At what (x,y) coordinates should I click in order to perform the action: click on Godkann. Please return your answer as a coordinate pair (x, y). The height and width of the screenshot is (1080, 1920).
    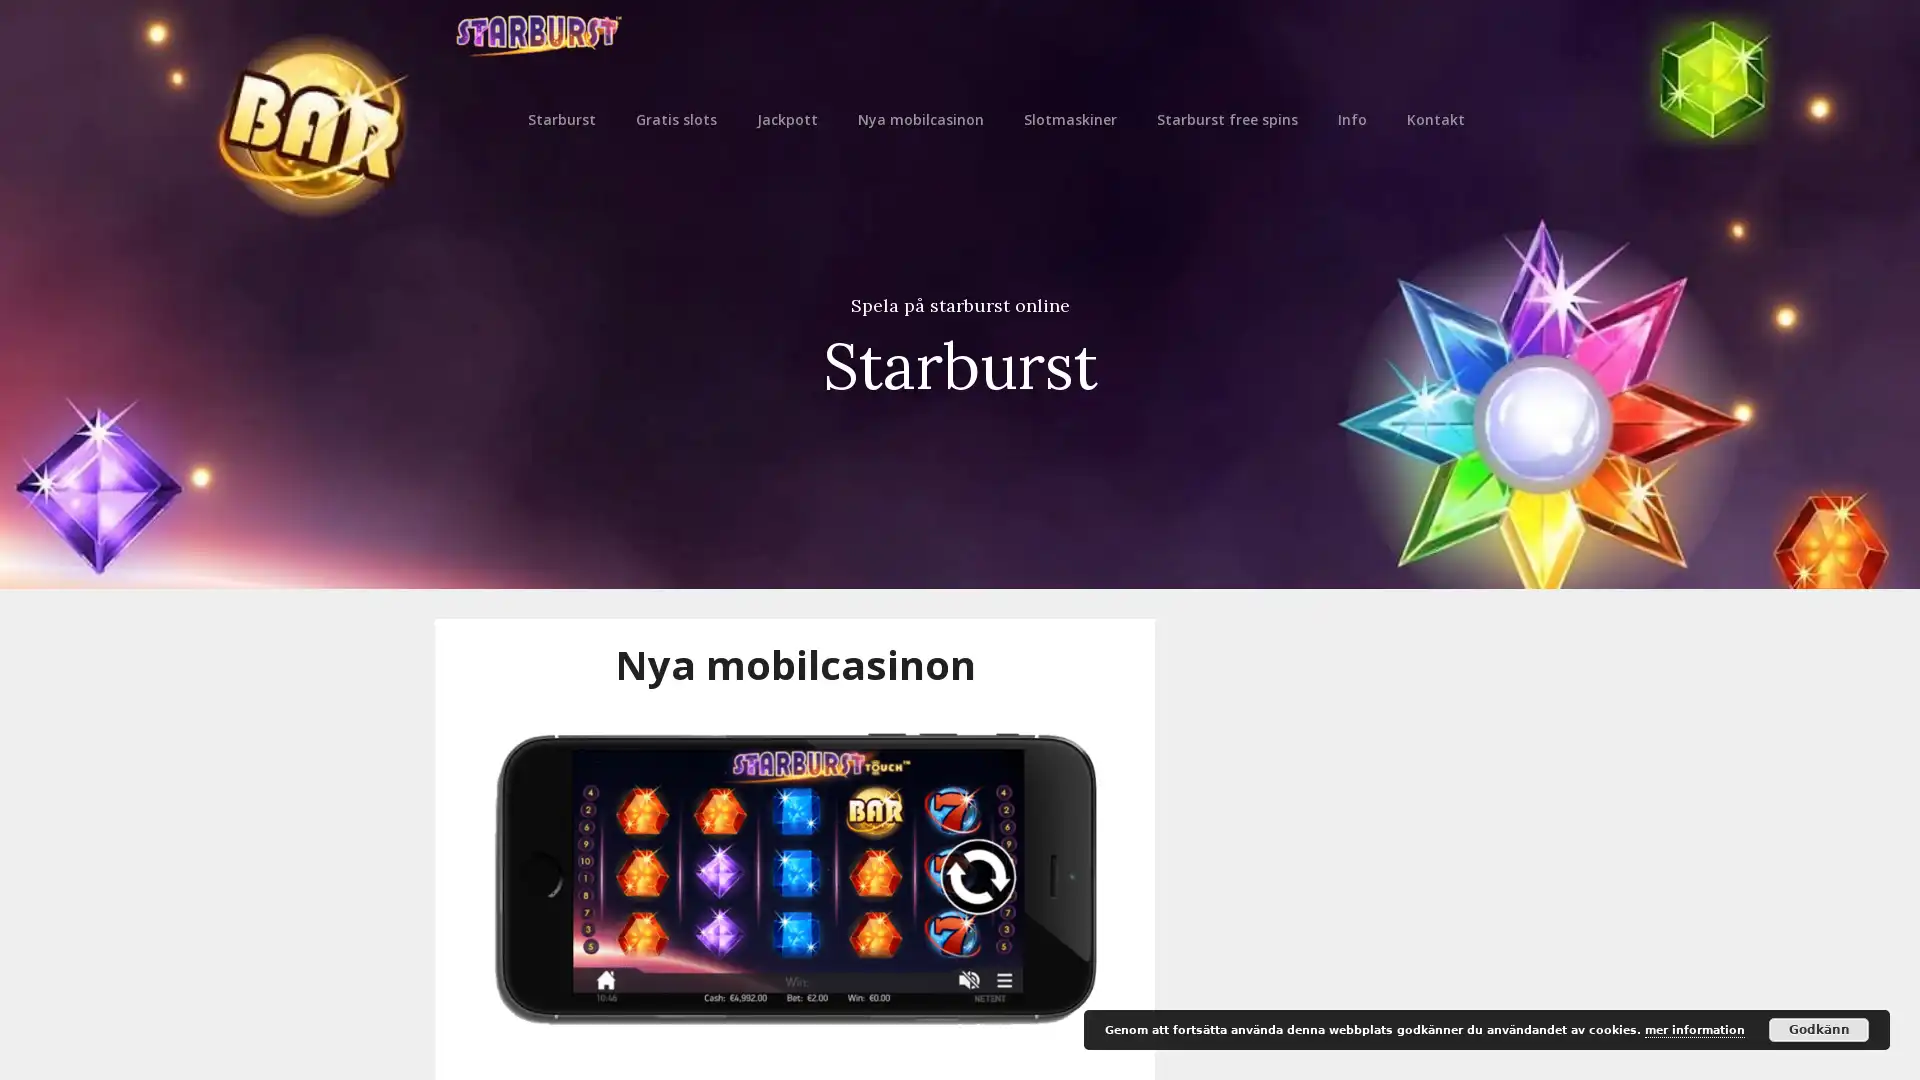
    Looking at the image, I should click on (1819, 1029).